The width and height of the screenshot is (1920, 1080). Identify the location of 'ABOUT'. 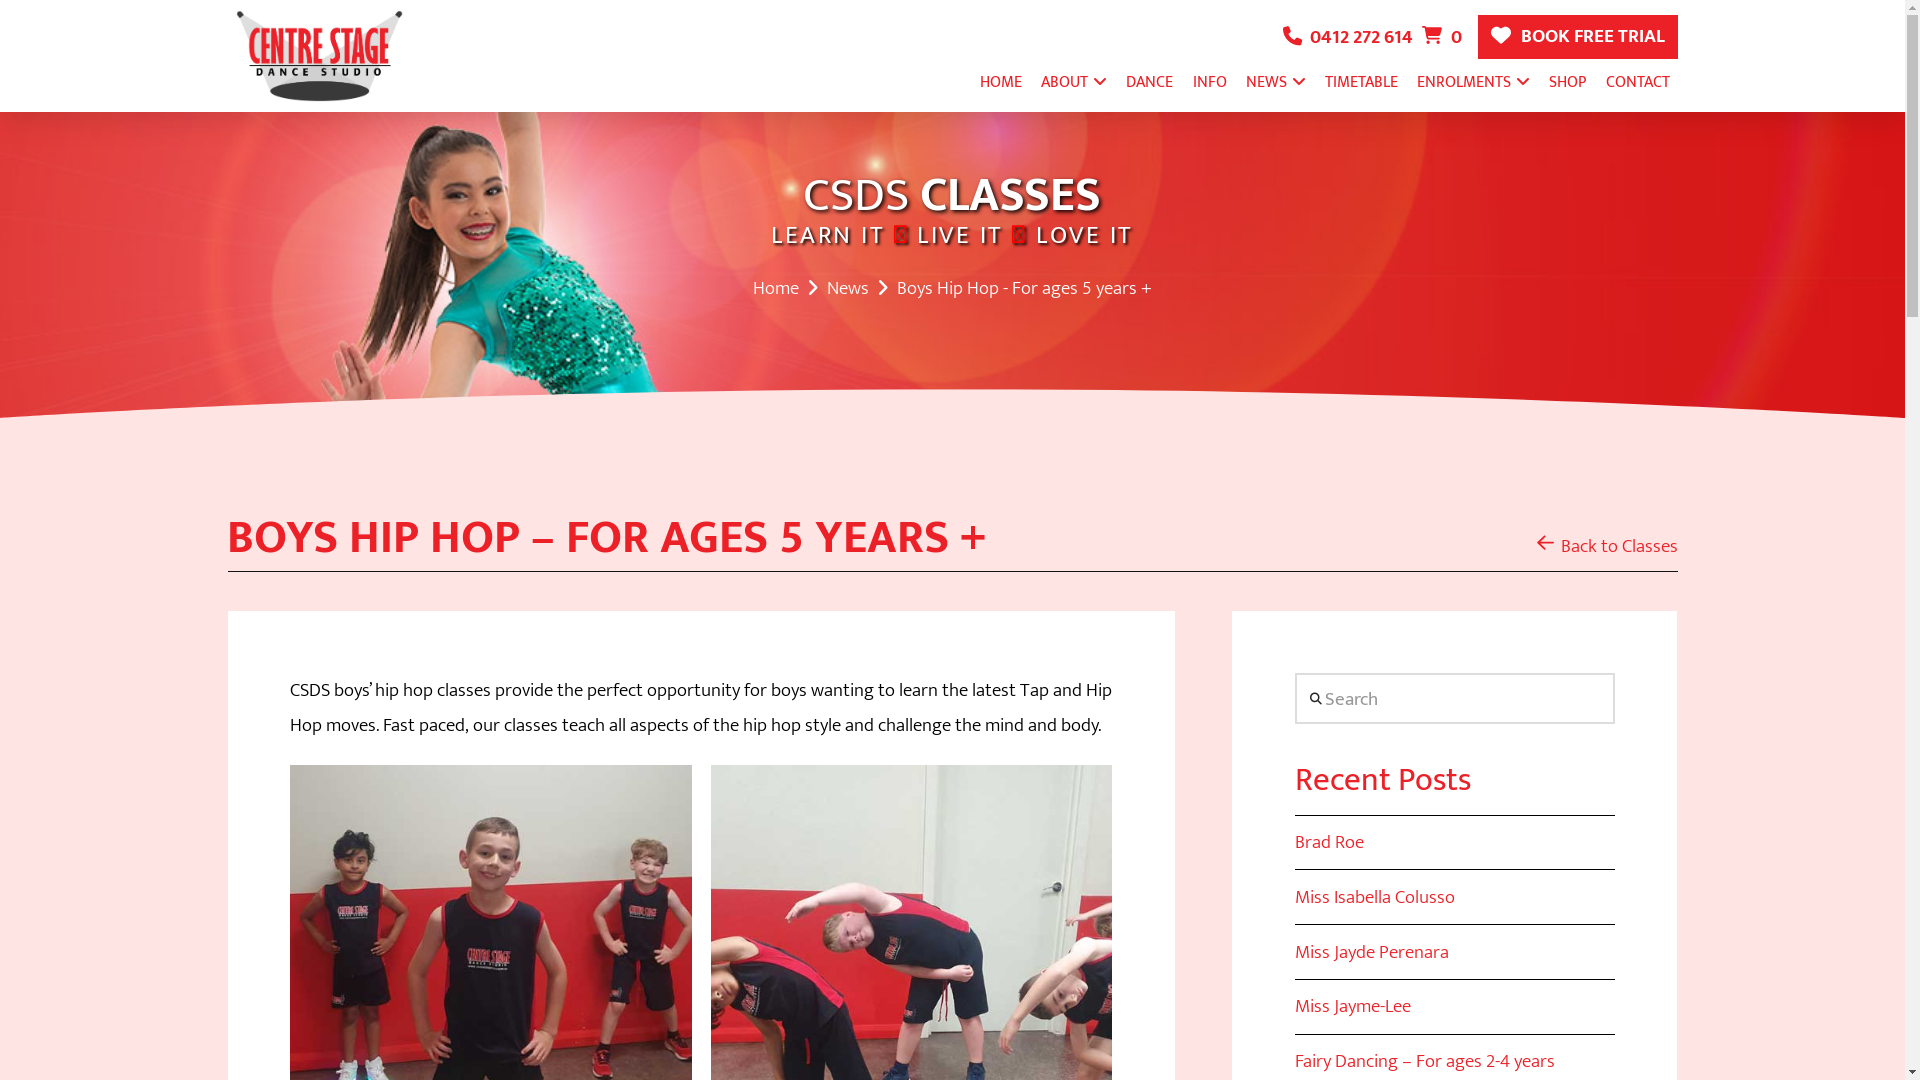
(1073, 80).